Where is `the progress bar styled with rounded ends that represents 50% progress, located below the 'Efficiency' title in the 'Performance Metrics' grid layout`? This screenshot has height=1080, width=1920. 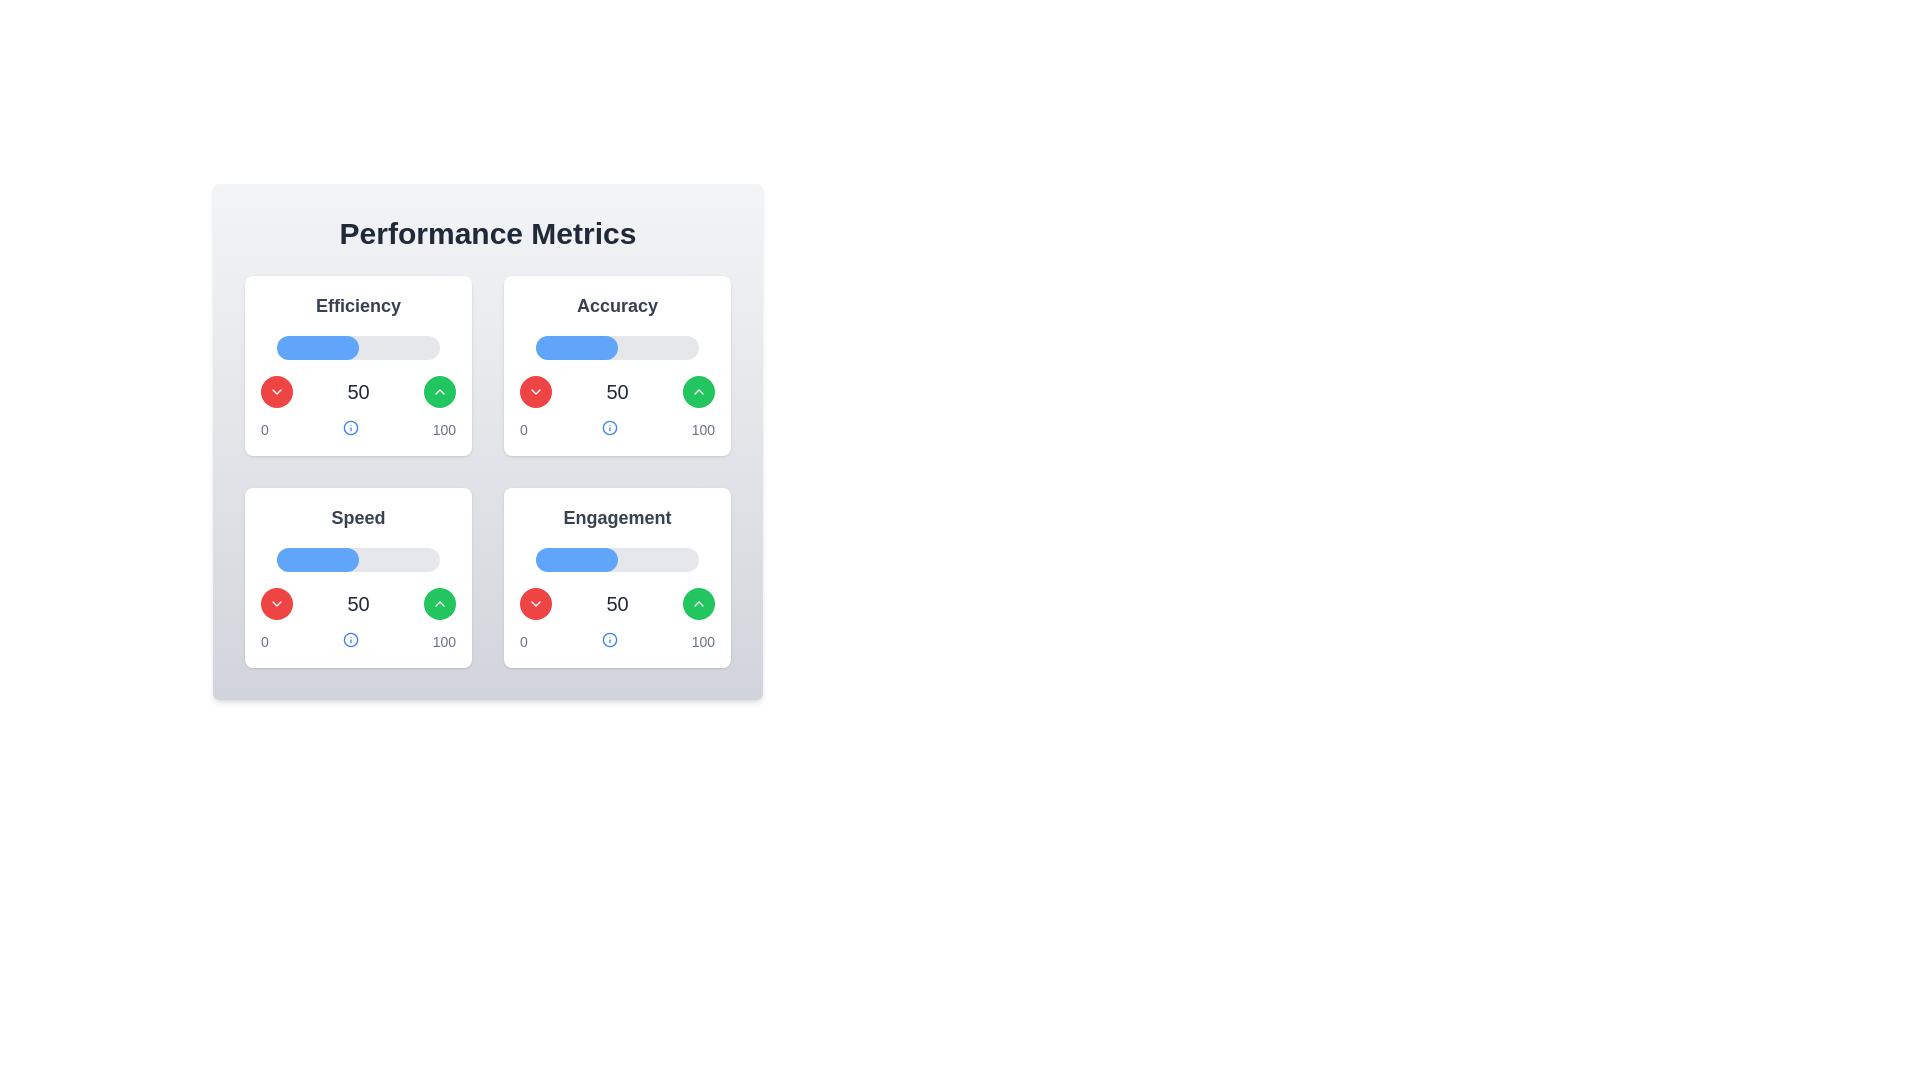
the progress bar styled with rounded ends that represents 50% progress, located below the 'Efficiency' title in the 'Performance Metrics' grid layout is located at coordinates (358, 346).